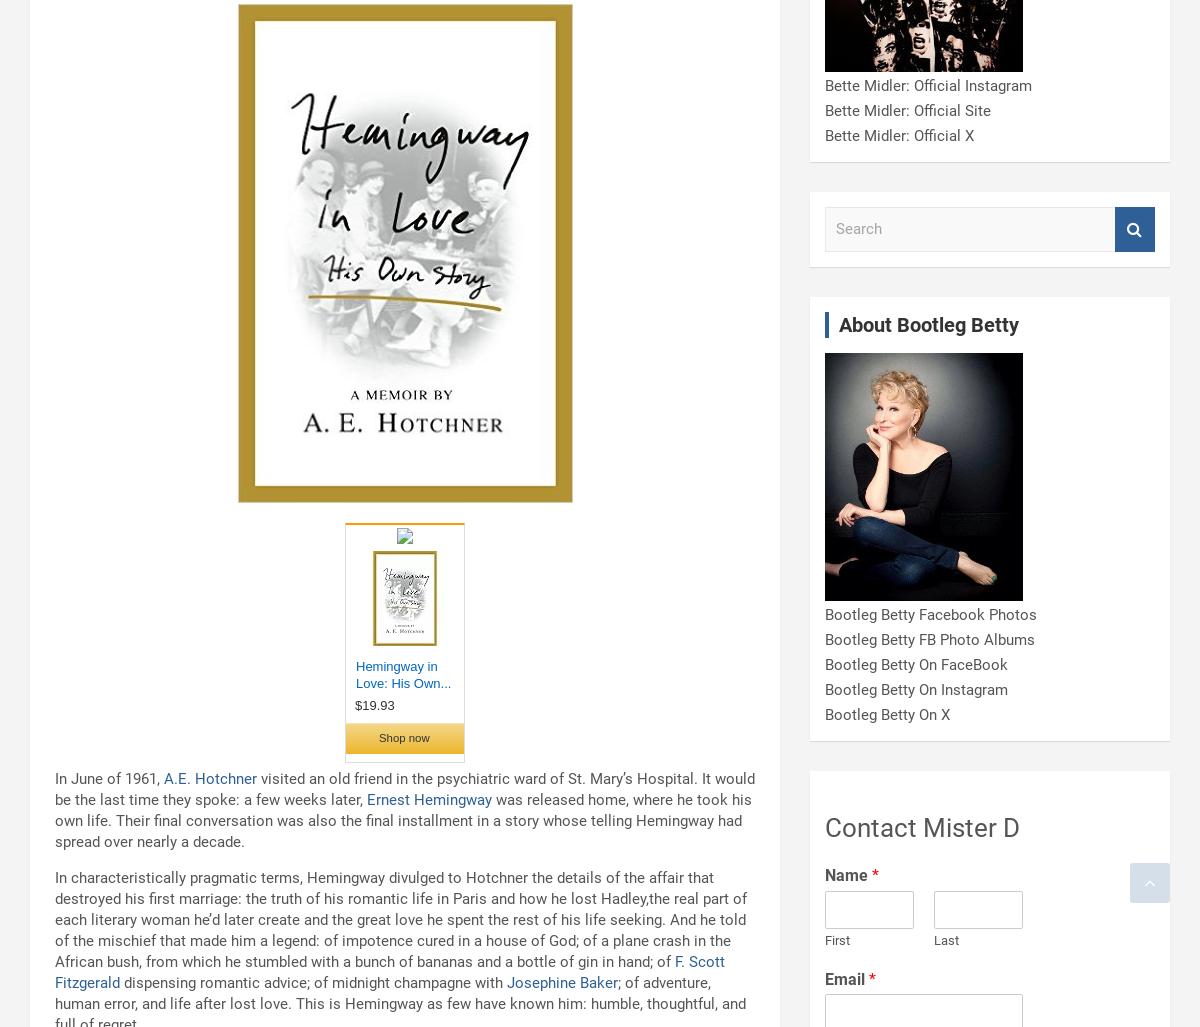  I want to click on 'Contact Mister D', so click(824, 827).